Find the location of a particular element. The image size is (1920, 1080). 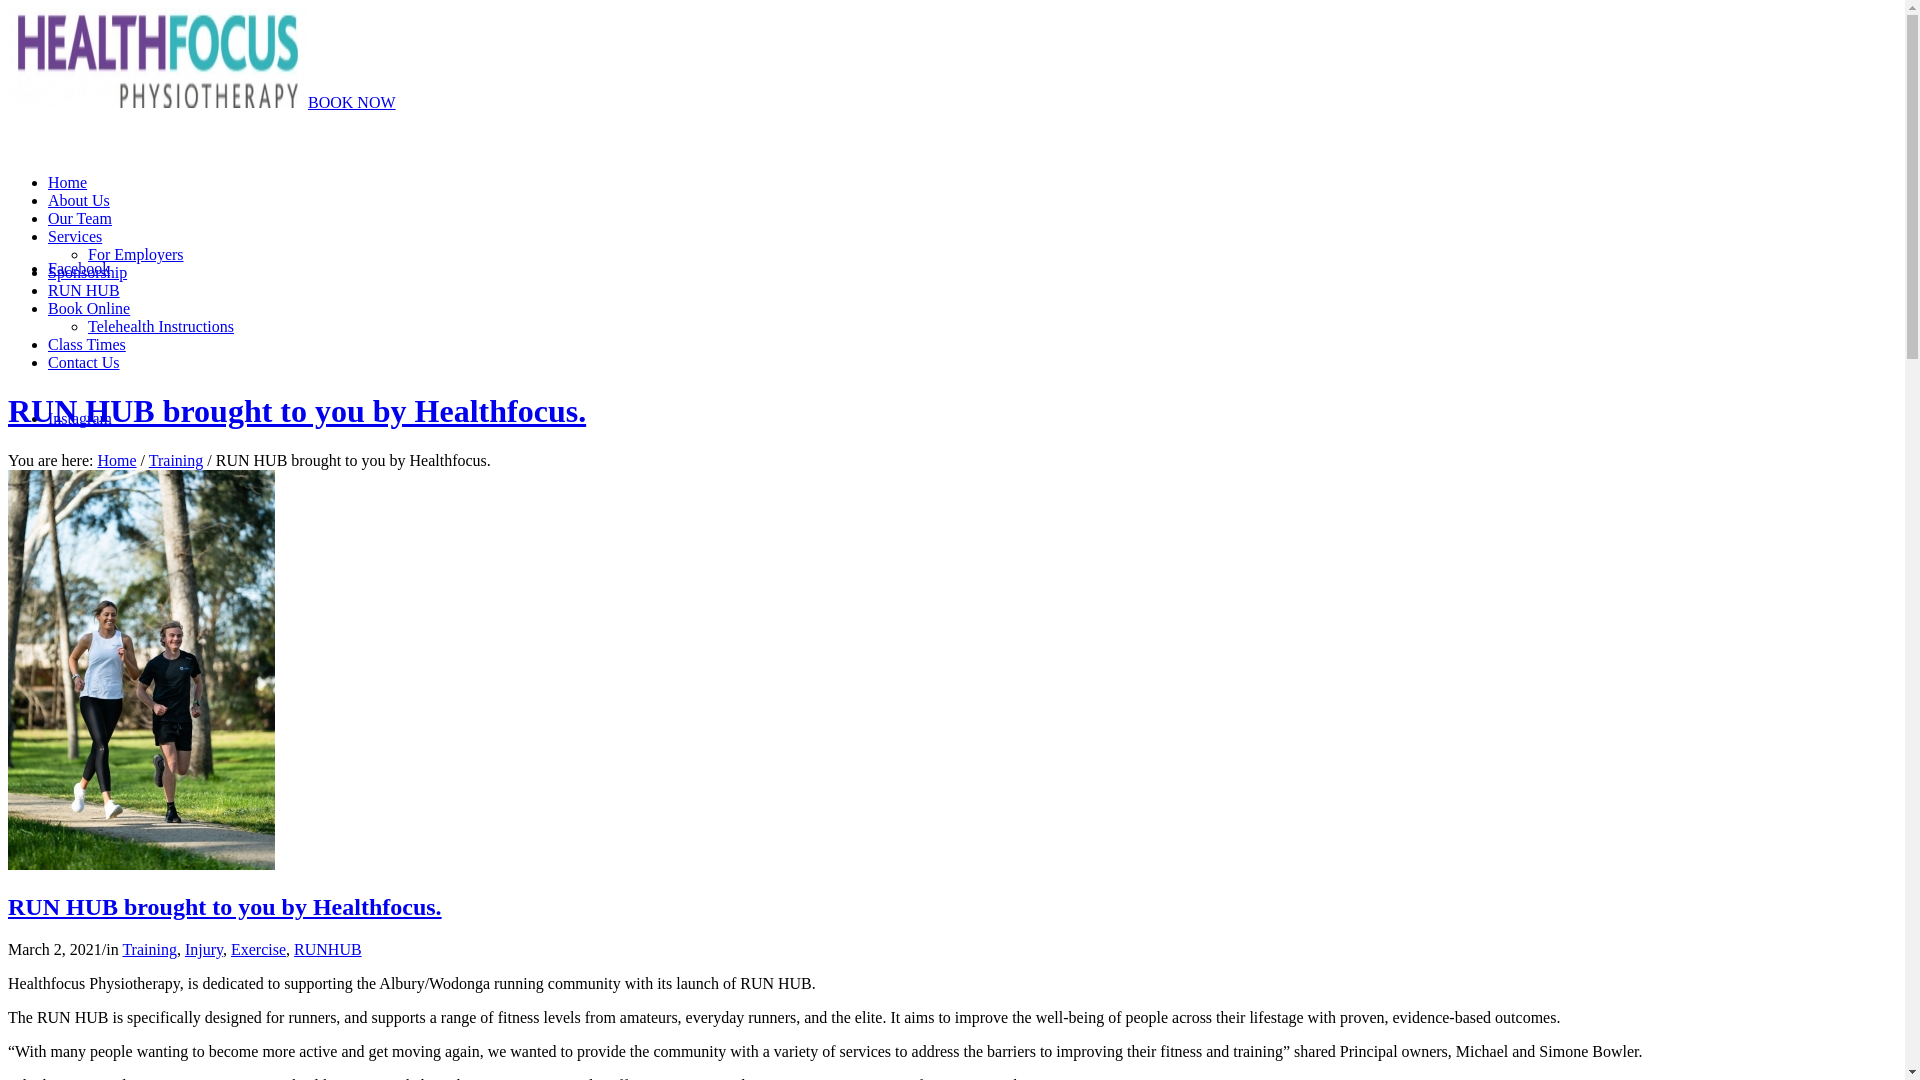

'RUN HUB' is located at coordinates (82, 290).